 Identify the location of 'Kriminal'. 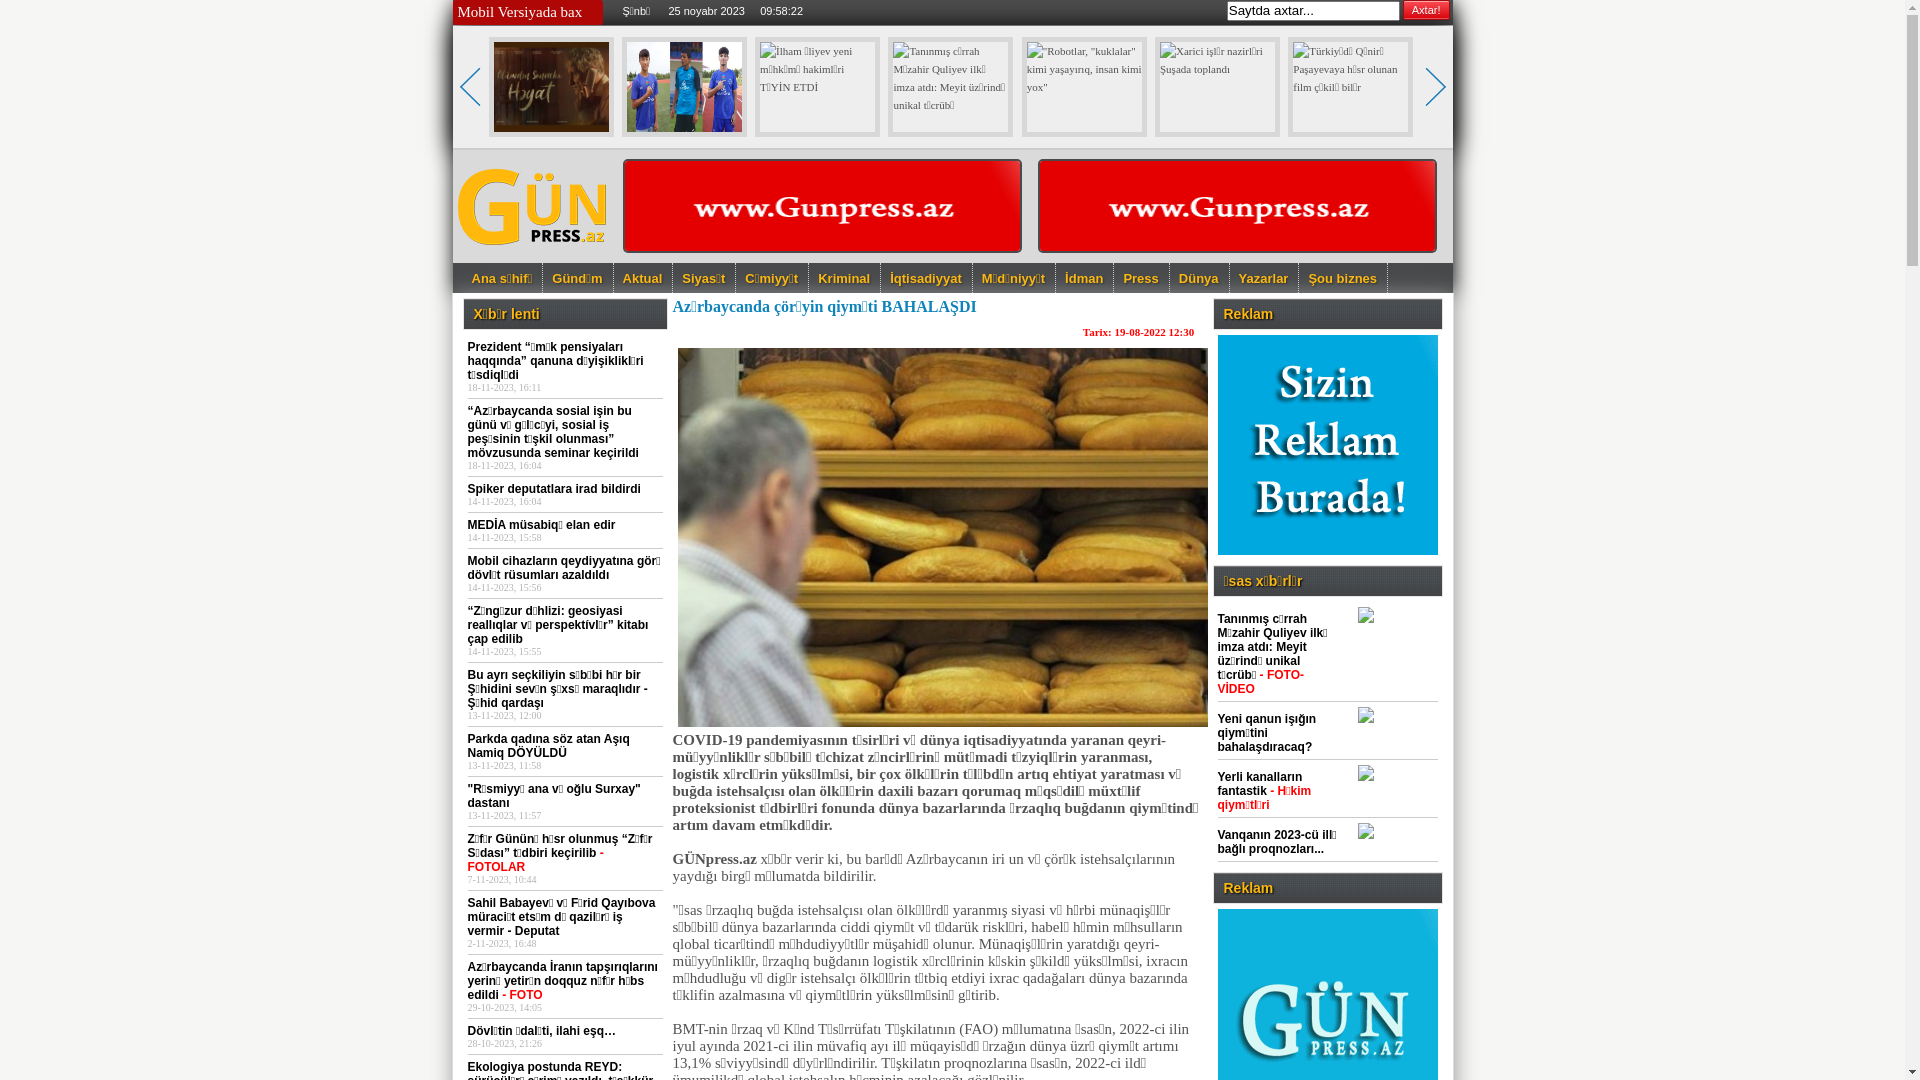
(844, 277).